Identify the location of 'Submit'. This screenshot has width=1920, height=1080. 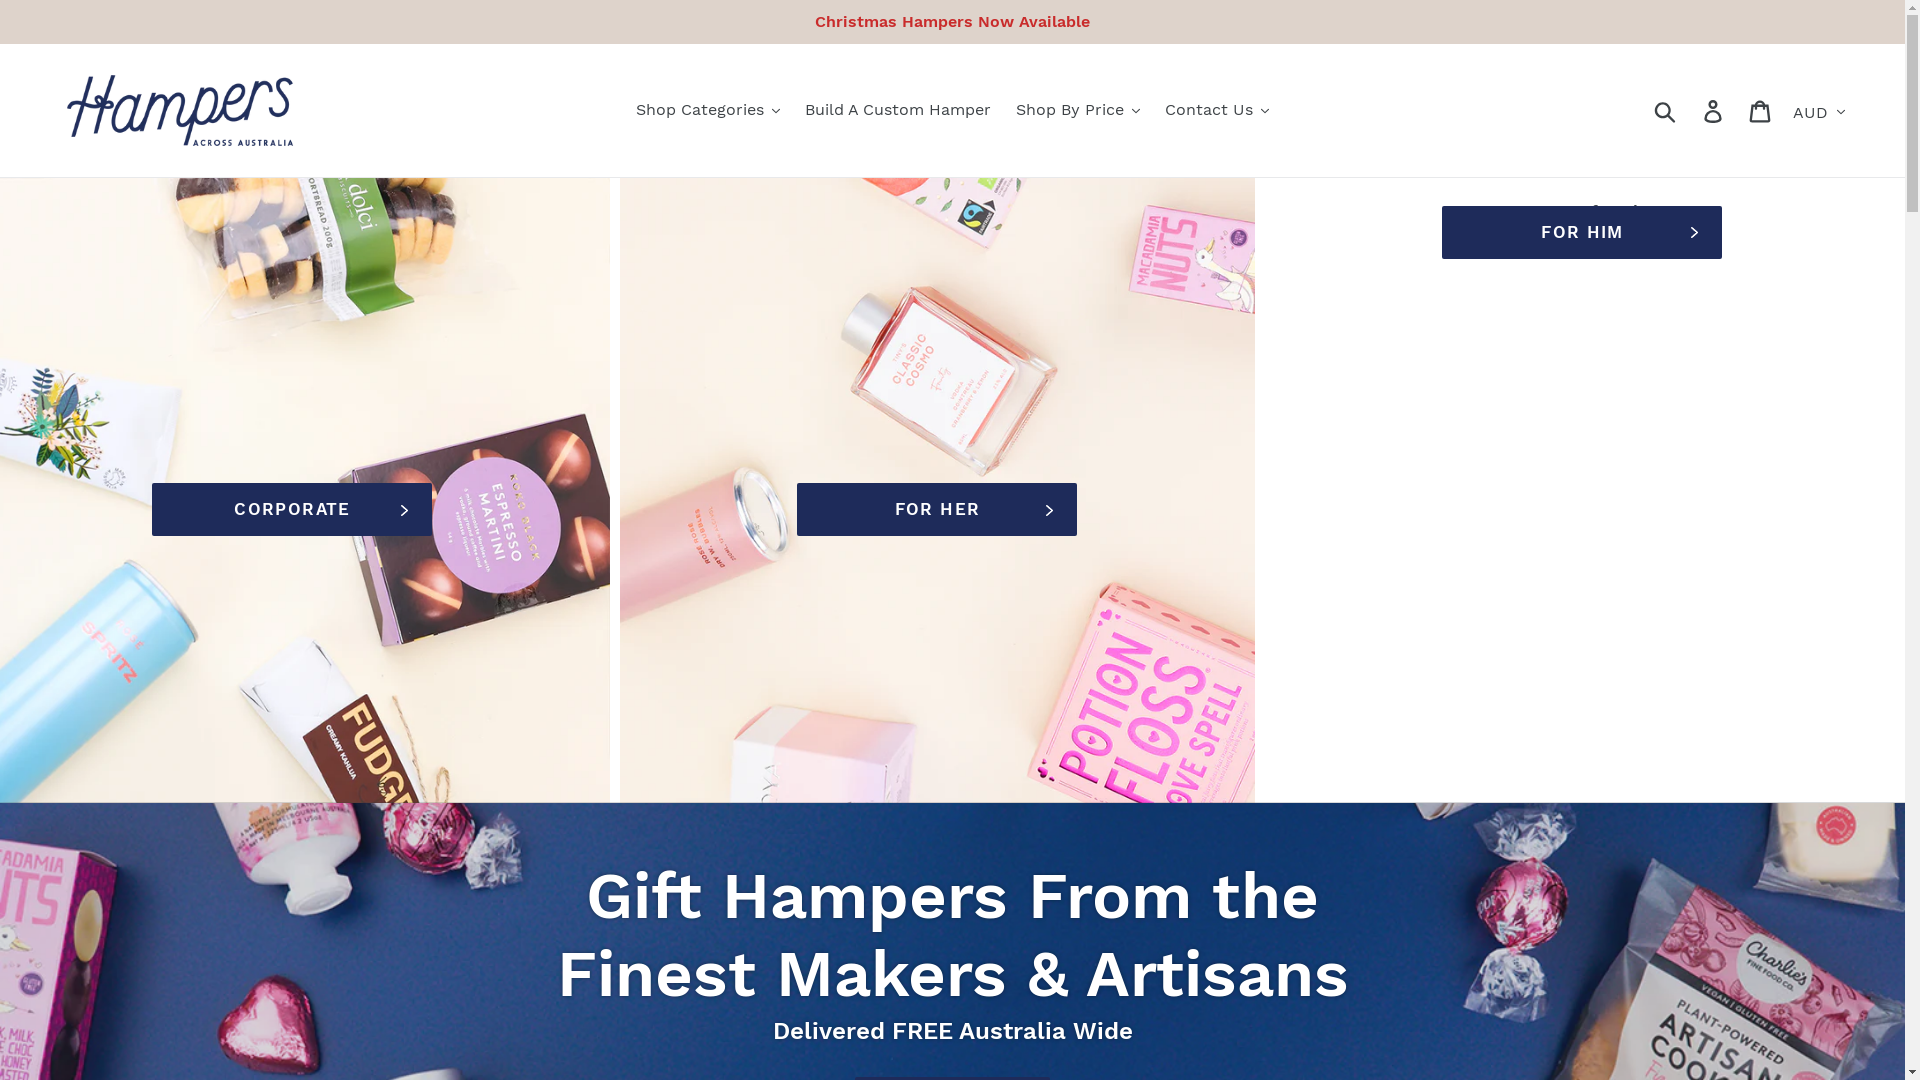
(1641, 110).